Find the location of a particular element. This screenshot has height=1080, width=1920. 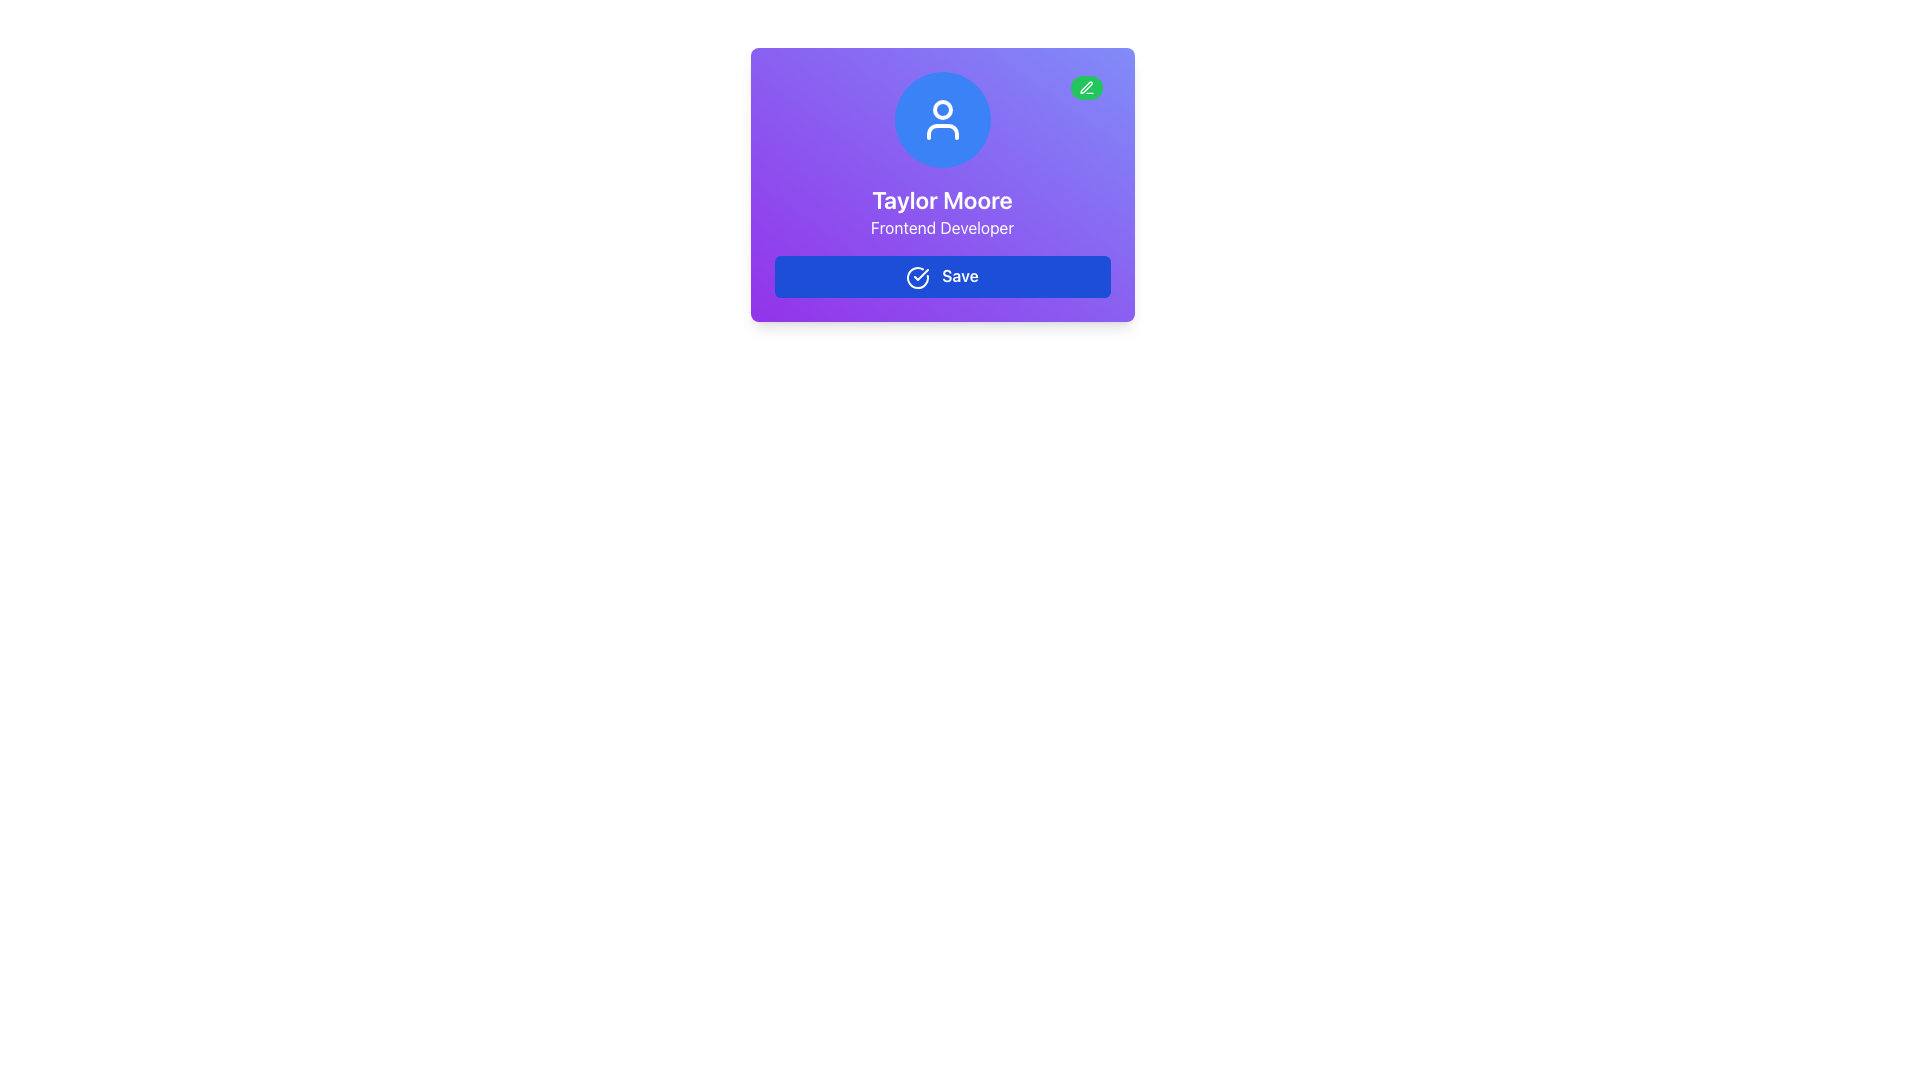

the edit icon located in the small green circular button at the top right corner of the user profile card to initiate the edit functionality is located at coordinates (1085, 87).